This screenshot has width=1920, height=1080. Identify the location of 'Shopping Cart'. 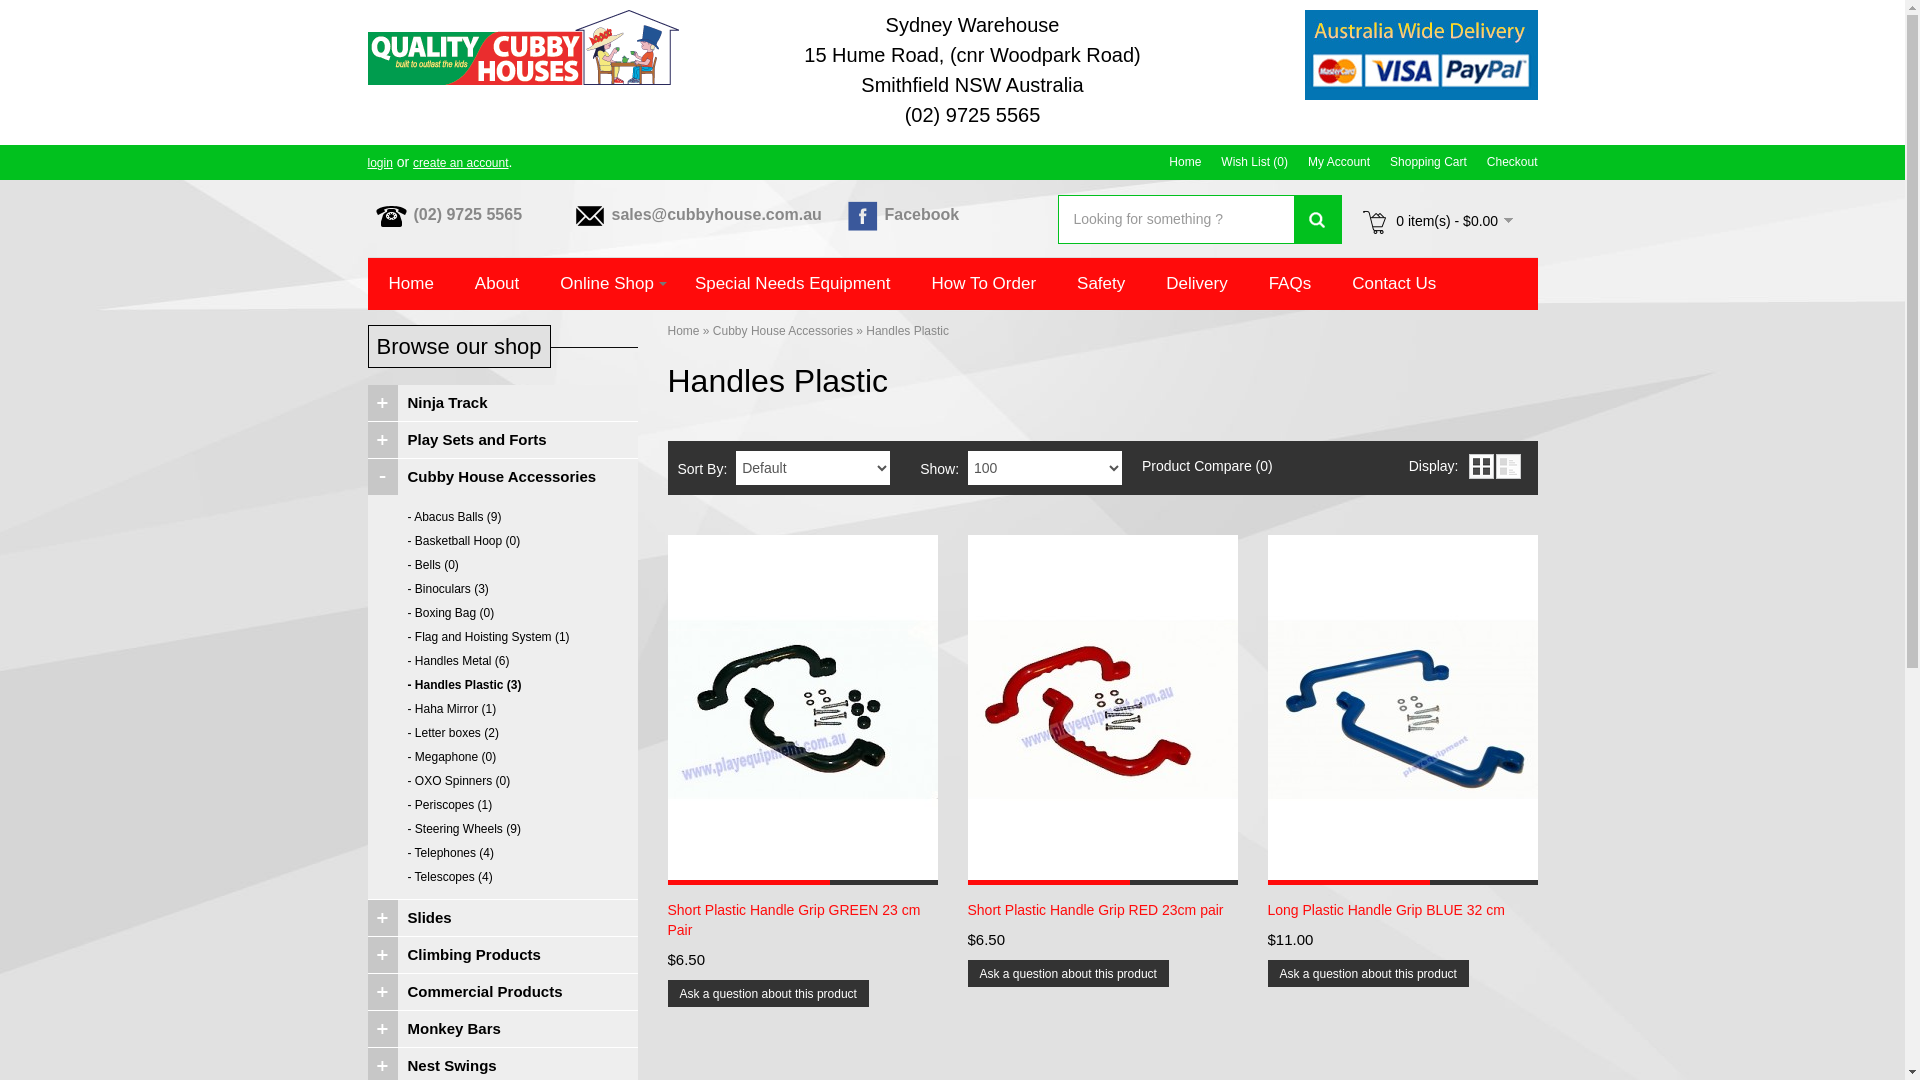
(1427, 161).